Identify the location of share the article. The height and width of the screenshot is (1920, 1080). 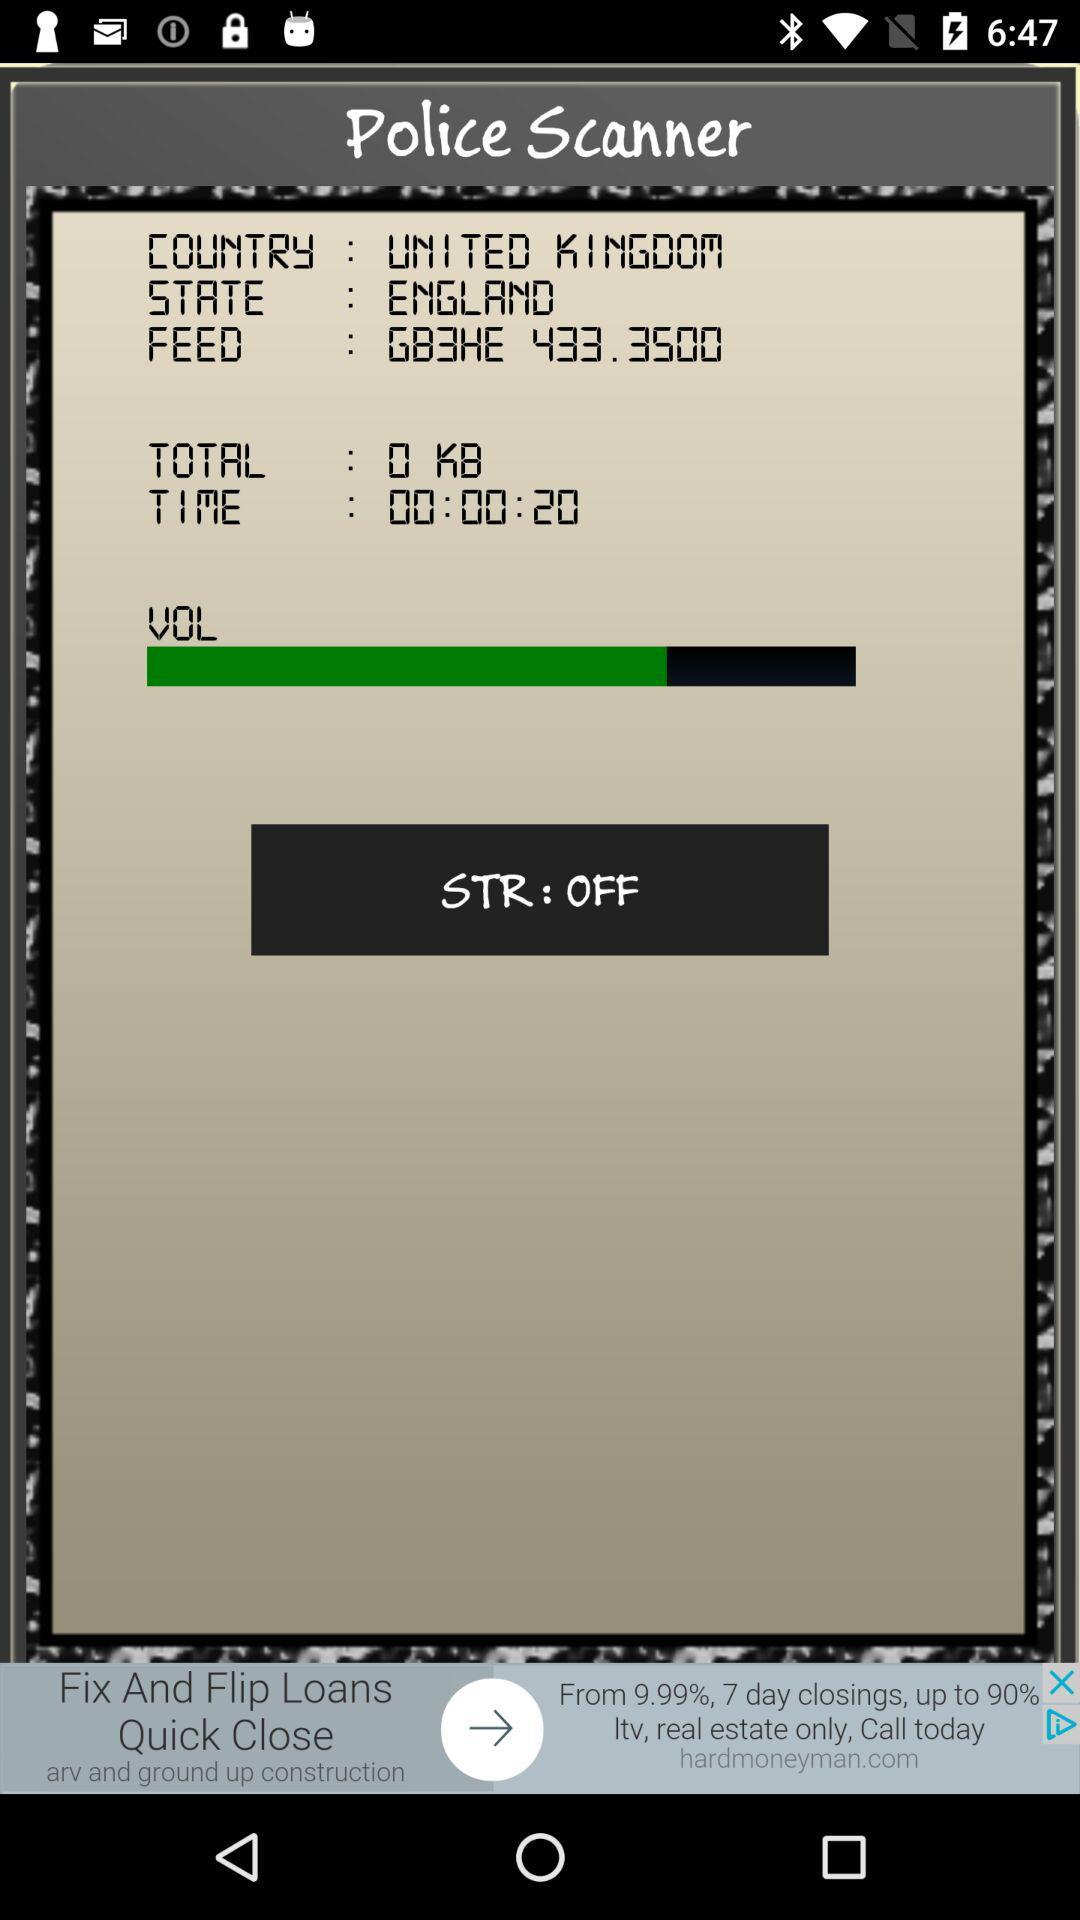
(540, 1727).